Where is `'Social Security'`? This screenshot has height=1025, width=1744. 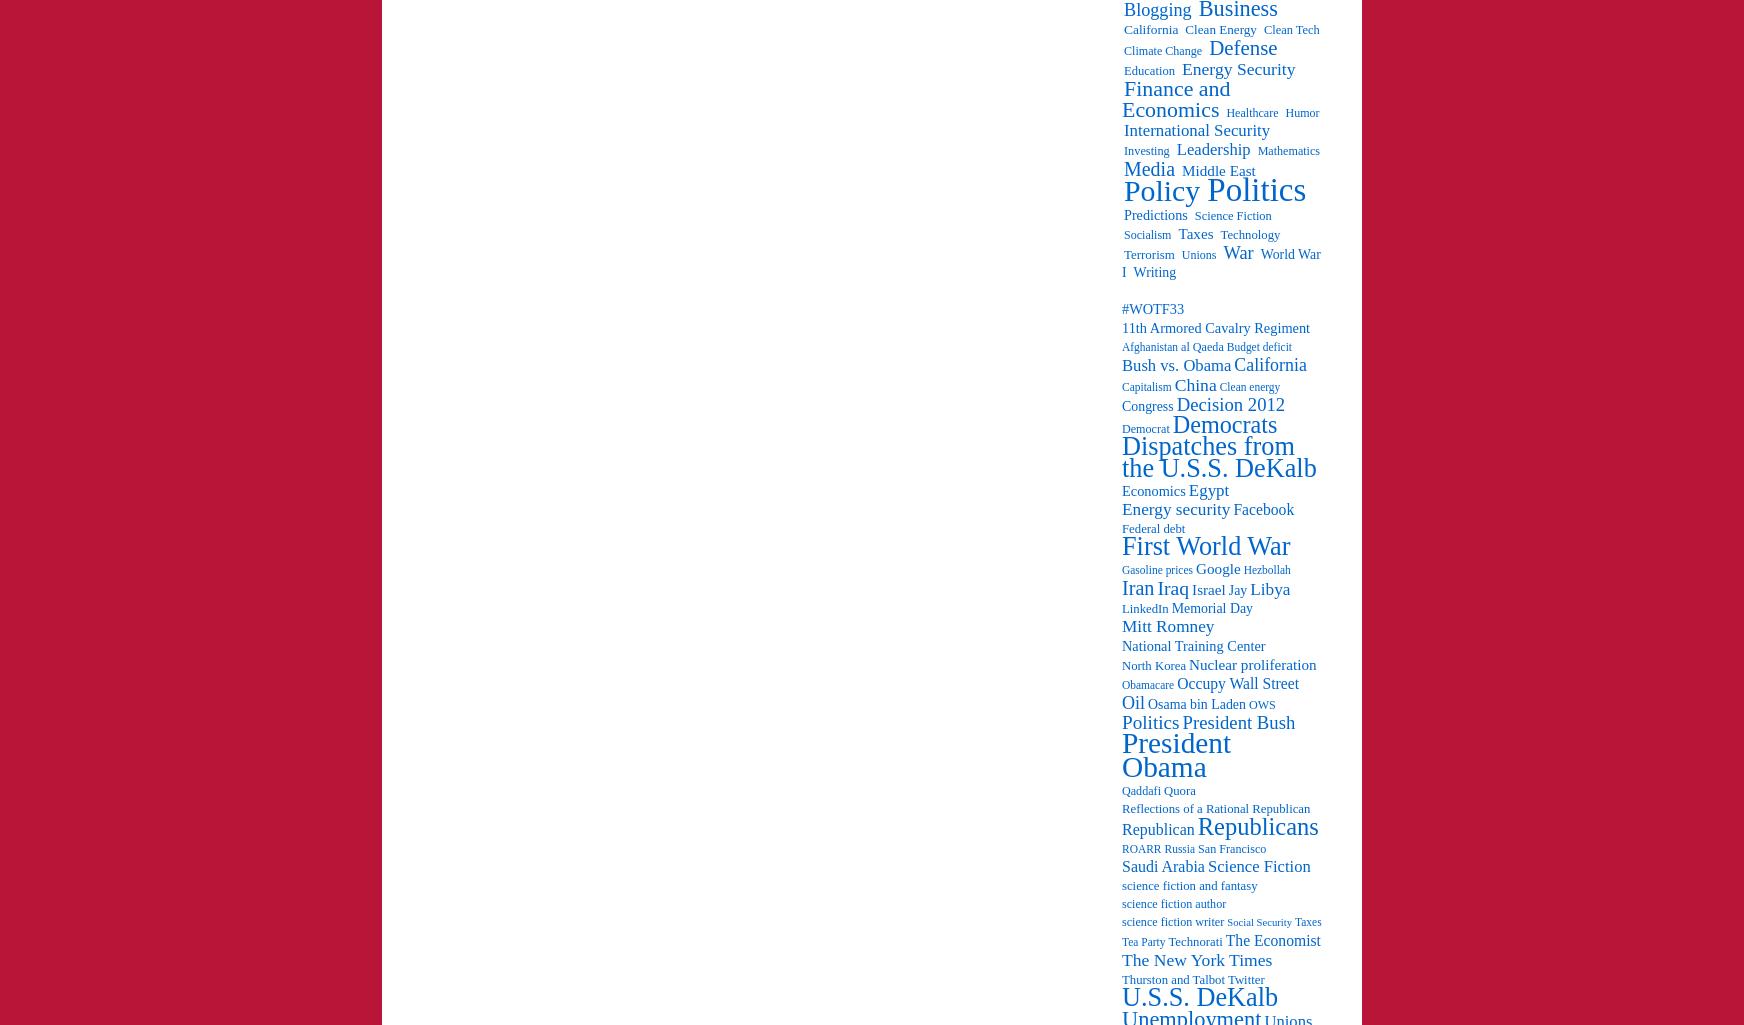
'Social Security' is located at coordinates (1259, 921).